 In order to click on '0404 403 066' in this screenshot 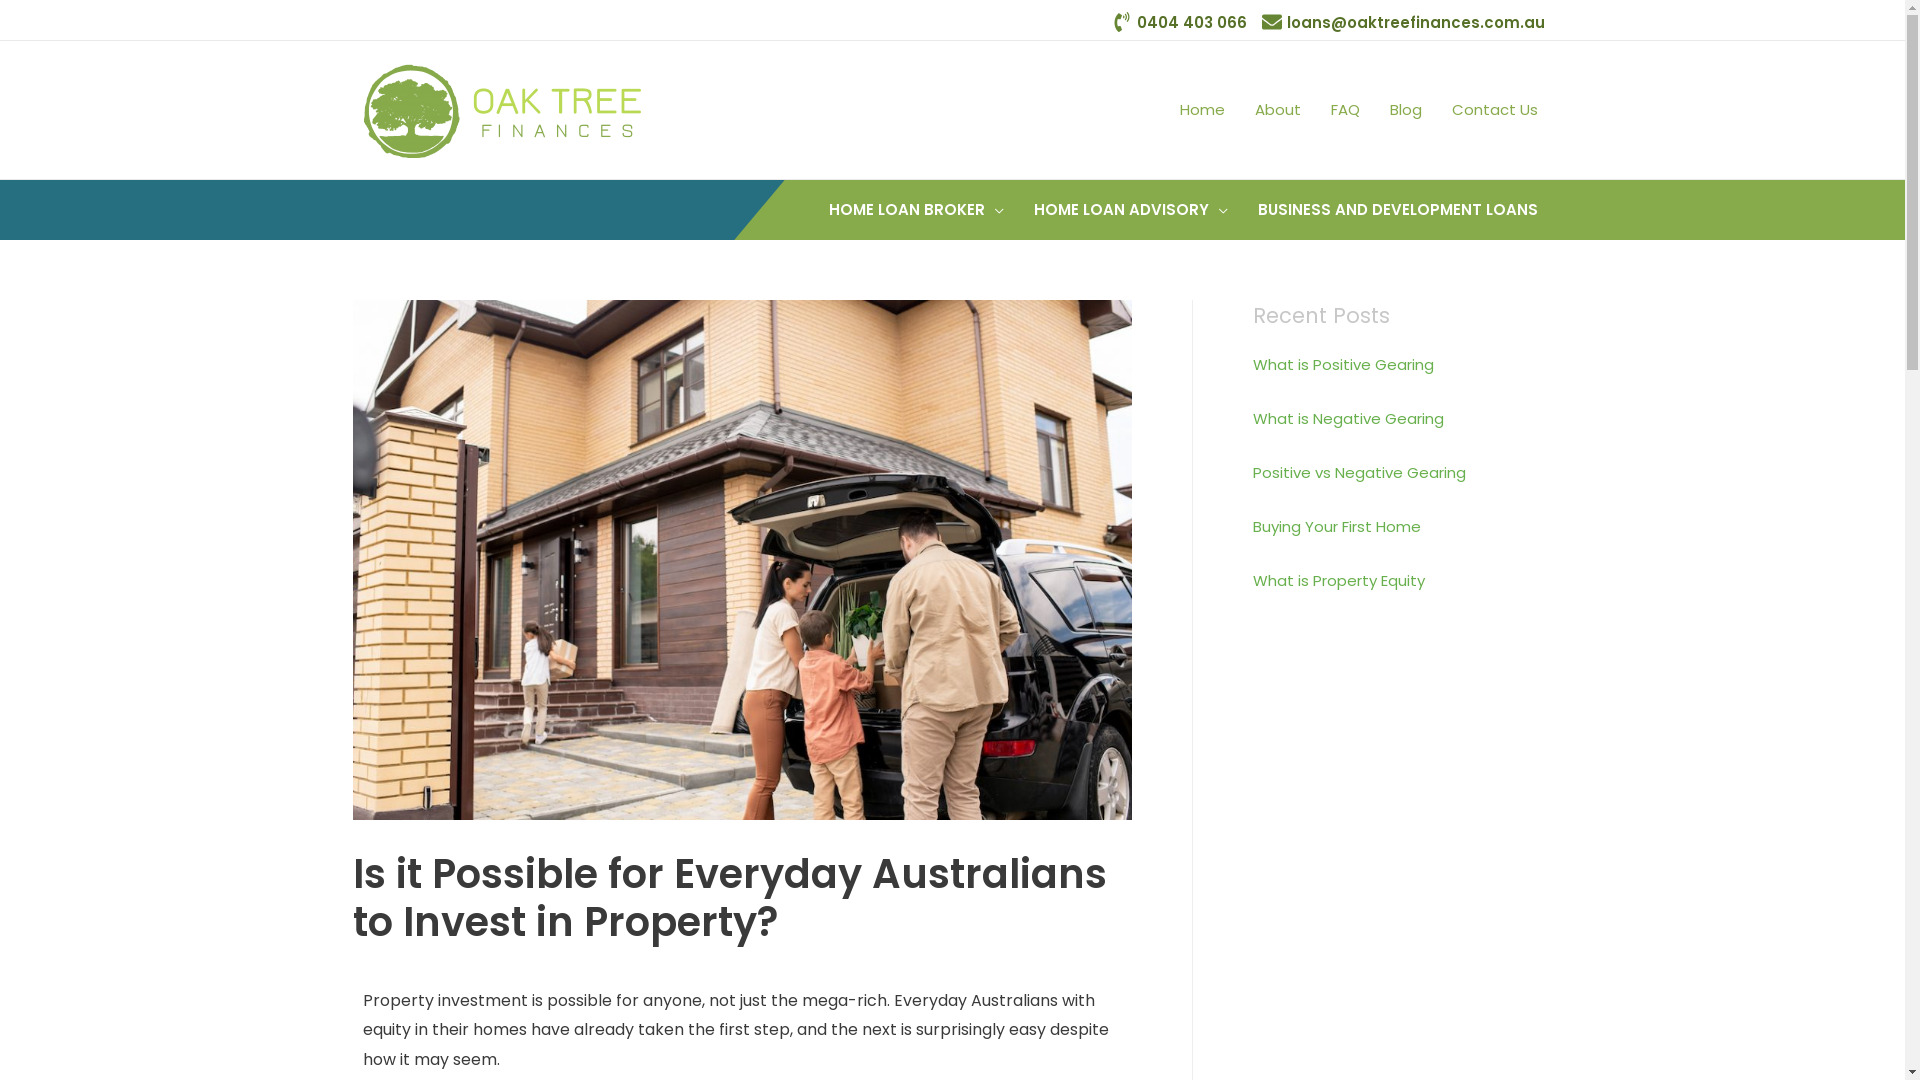, I will do `click(1111, 22)`.